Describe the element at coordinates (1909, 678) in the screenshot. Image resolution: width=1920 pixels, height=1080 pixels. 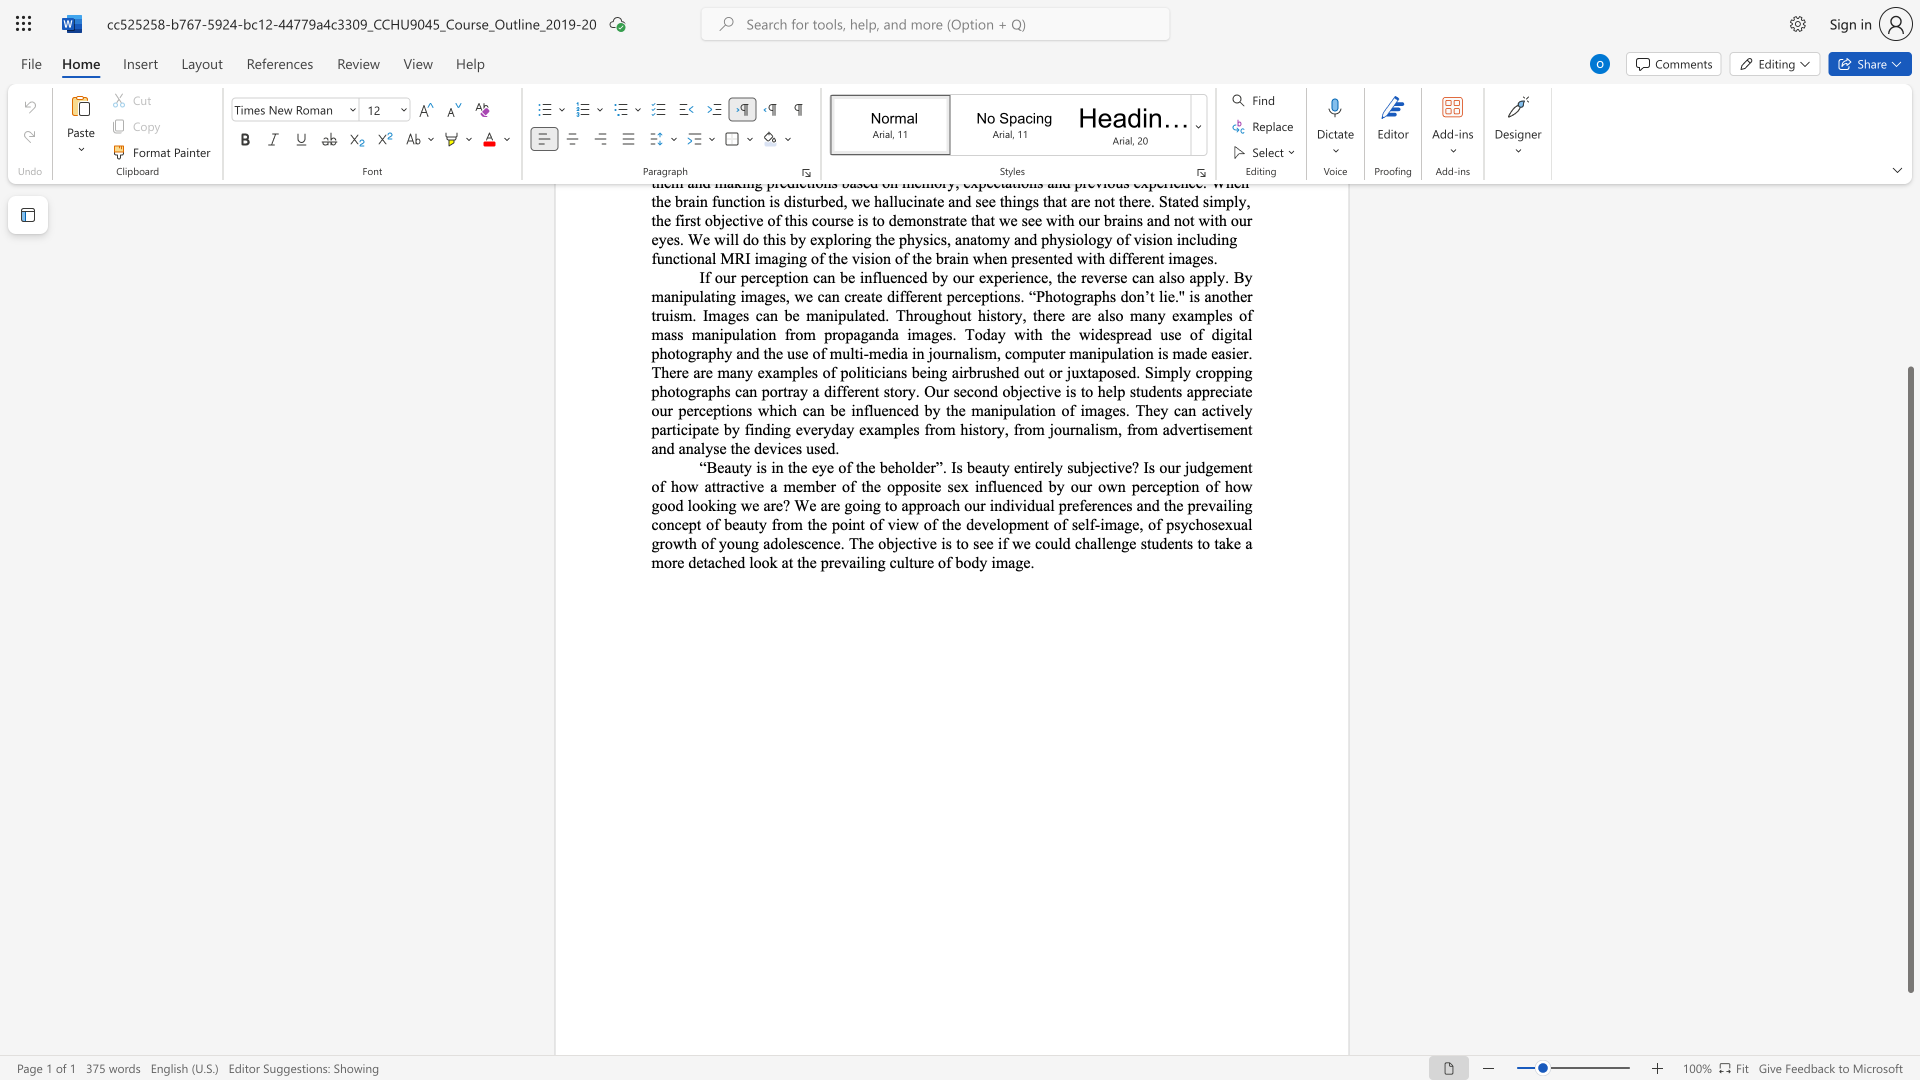
I see `the scrollbar and move up 200 pixels` at that location.